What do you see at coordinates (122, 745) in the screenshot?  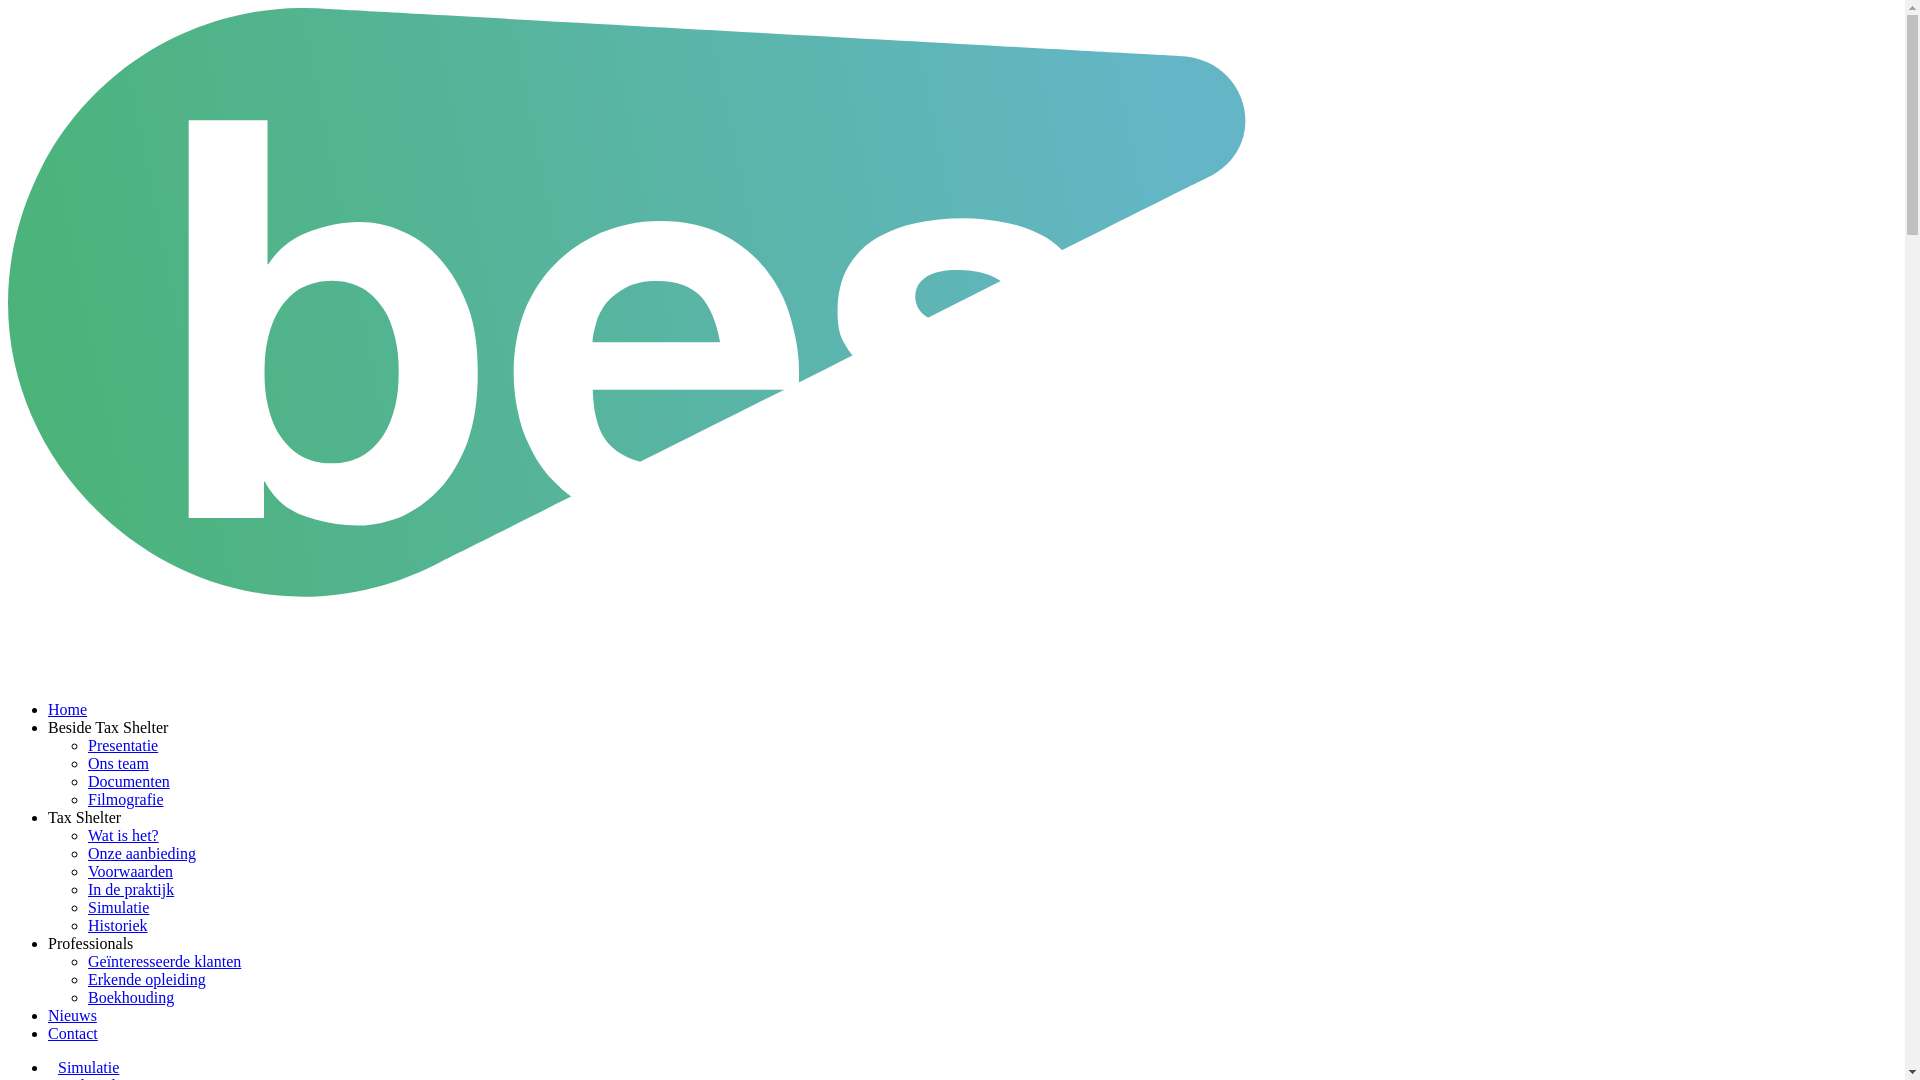 I see `'Presentatie'` at bounding box center [122, 745].